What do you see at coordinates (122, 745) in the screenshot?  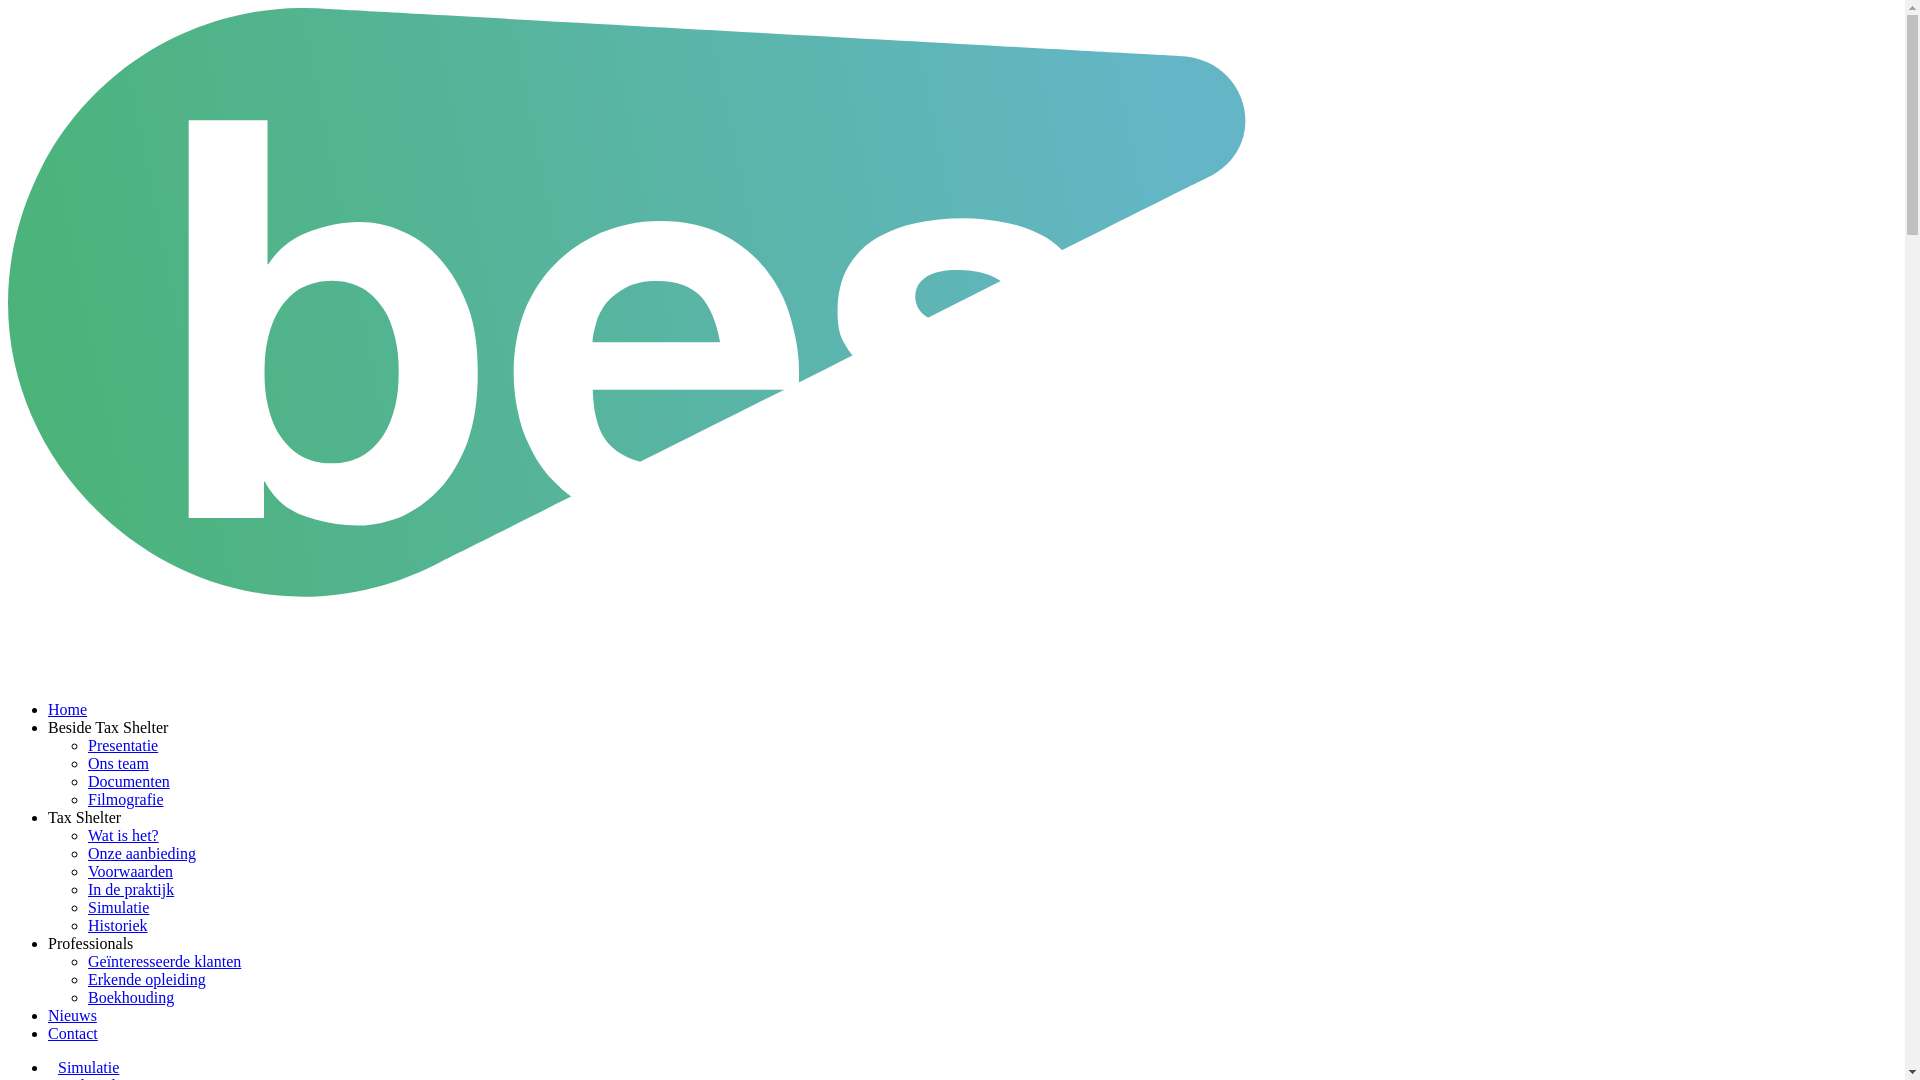 I see `'Presentatie'` at bounding box center [122, 745].